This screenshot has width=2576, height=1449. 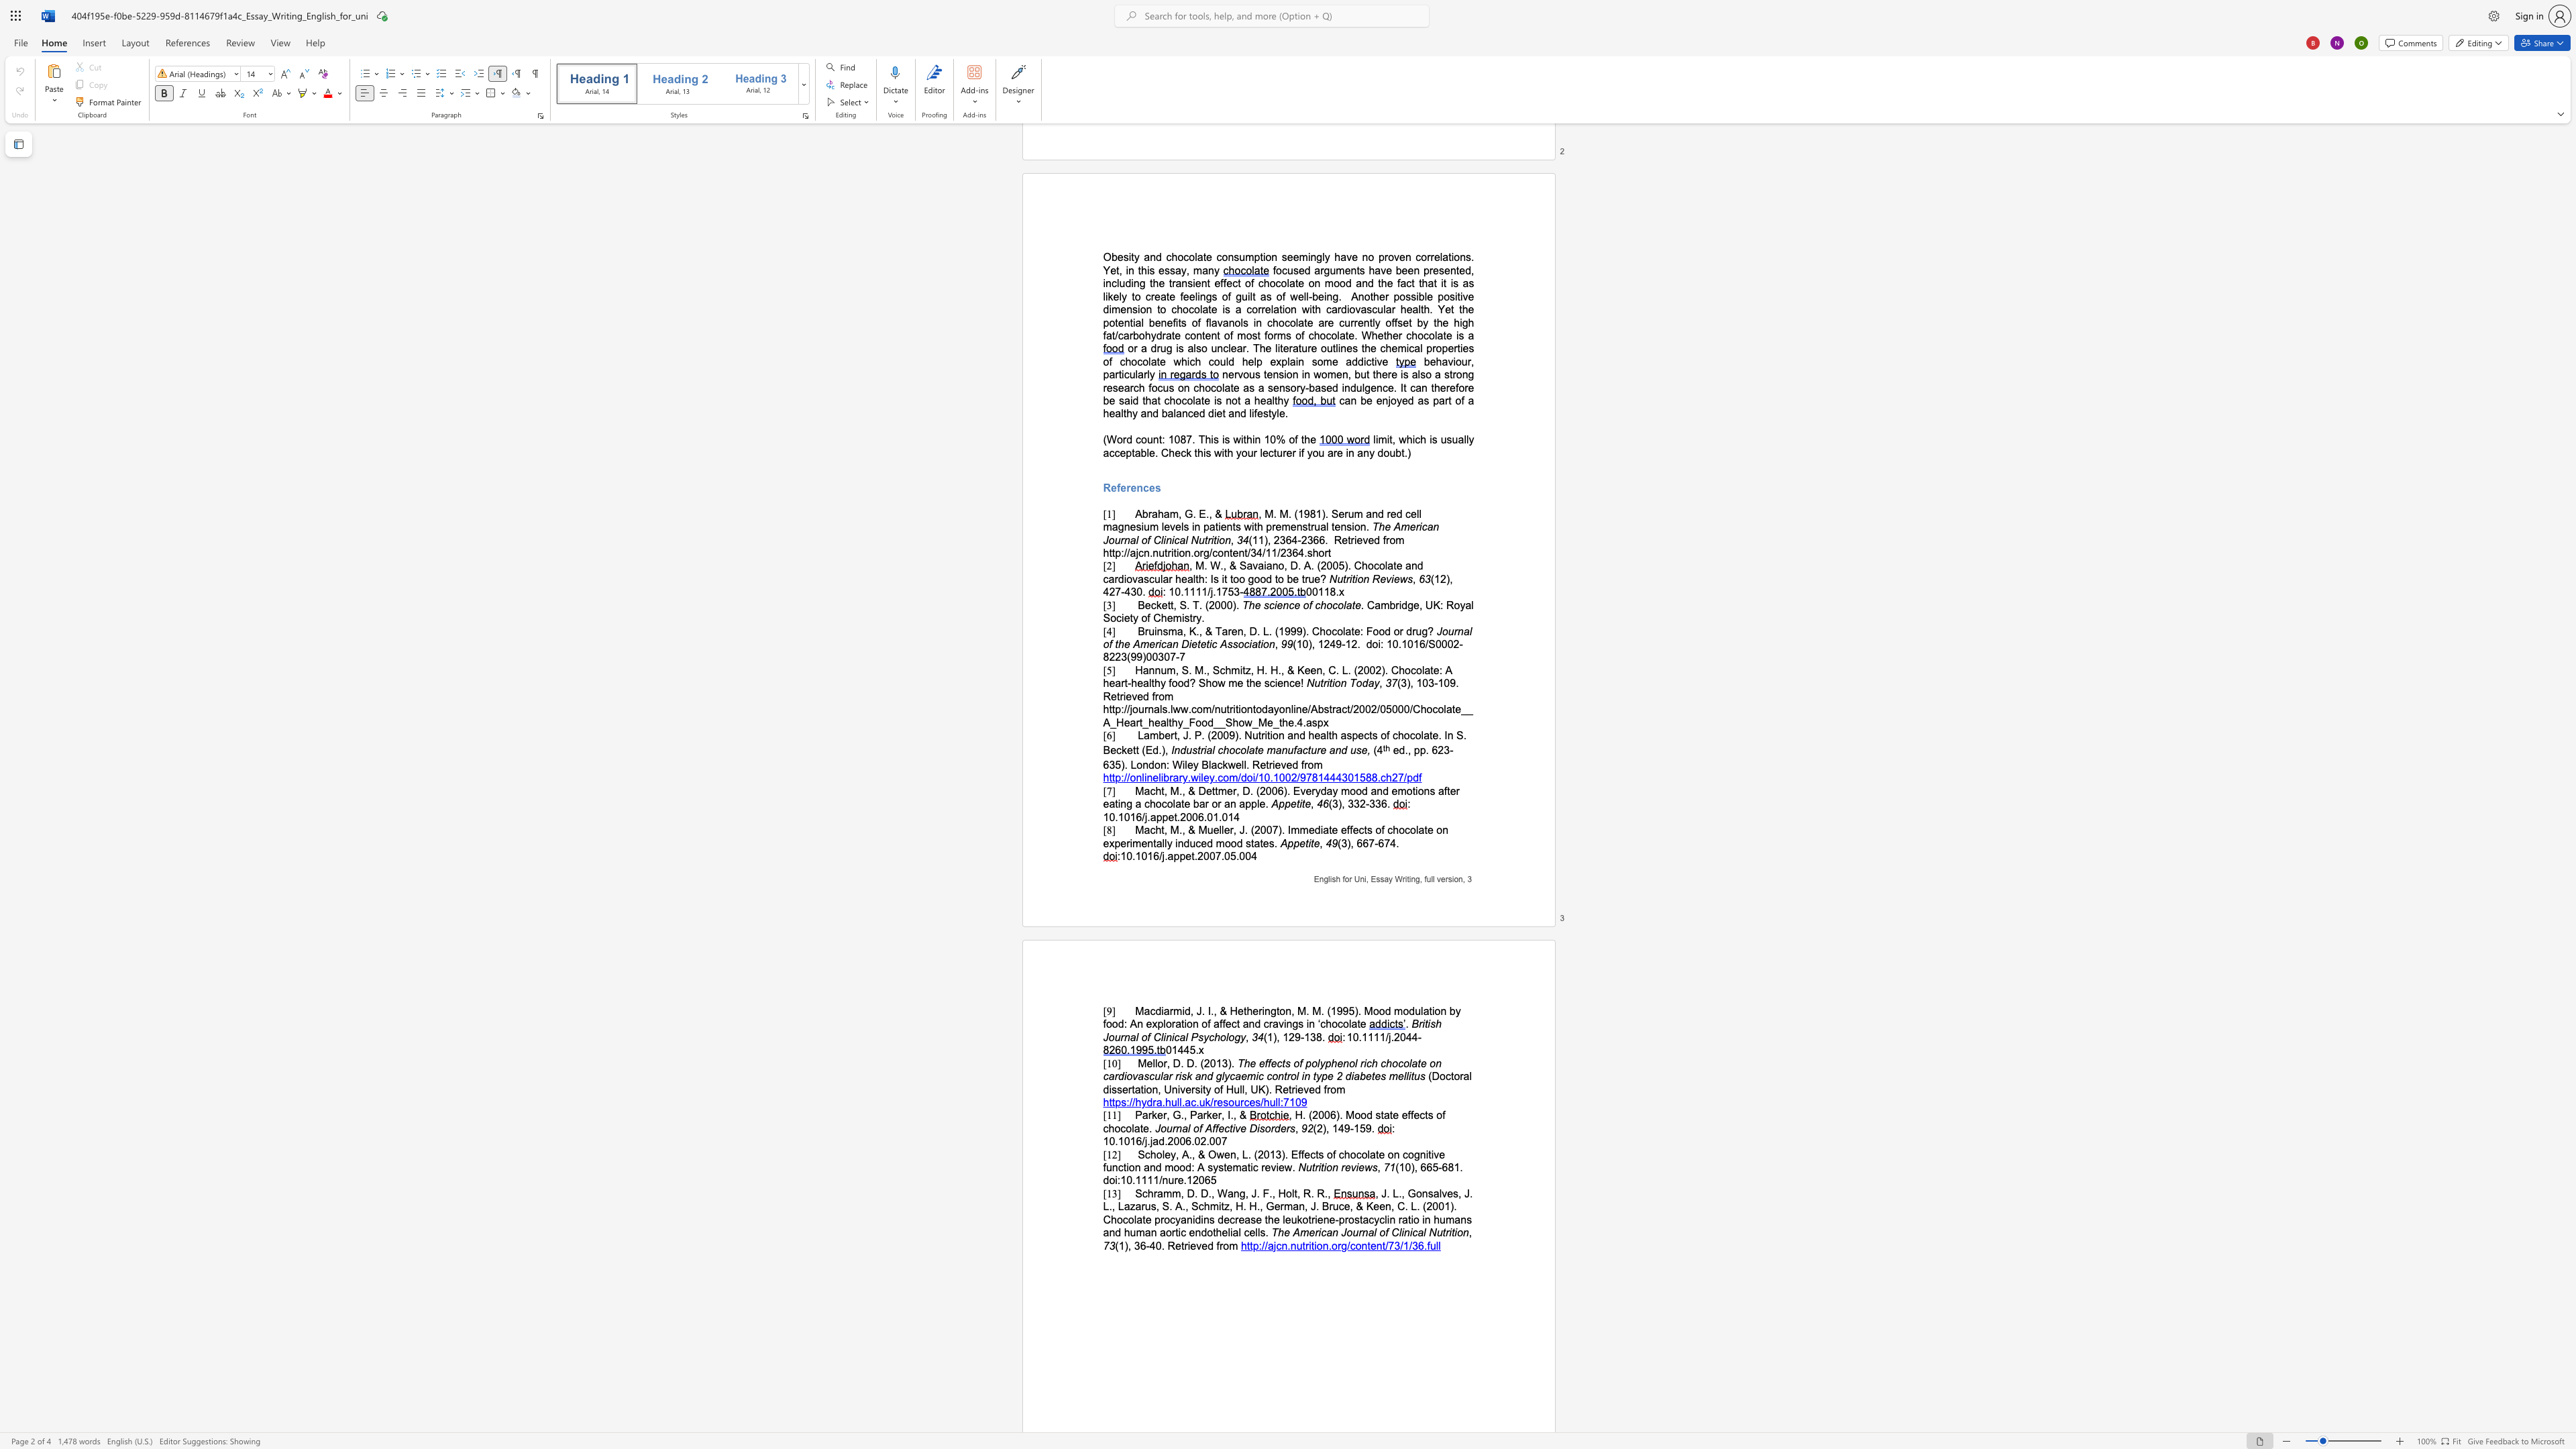 I want to click on the subset text "), 129-" within the text "(1), 129-138.", so click(x=1272, y=1036).